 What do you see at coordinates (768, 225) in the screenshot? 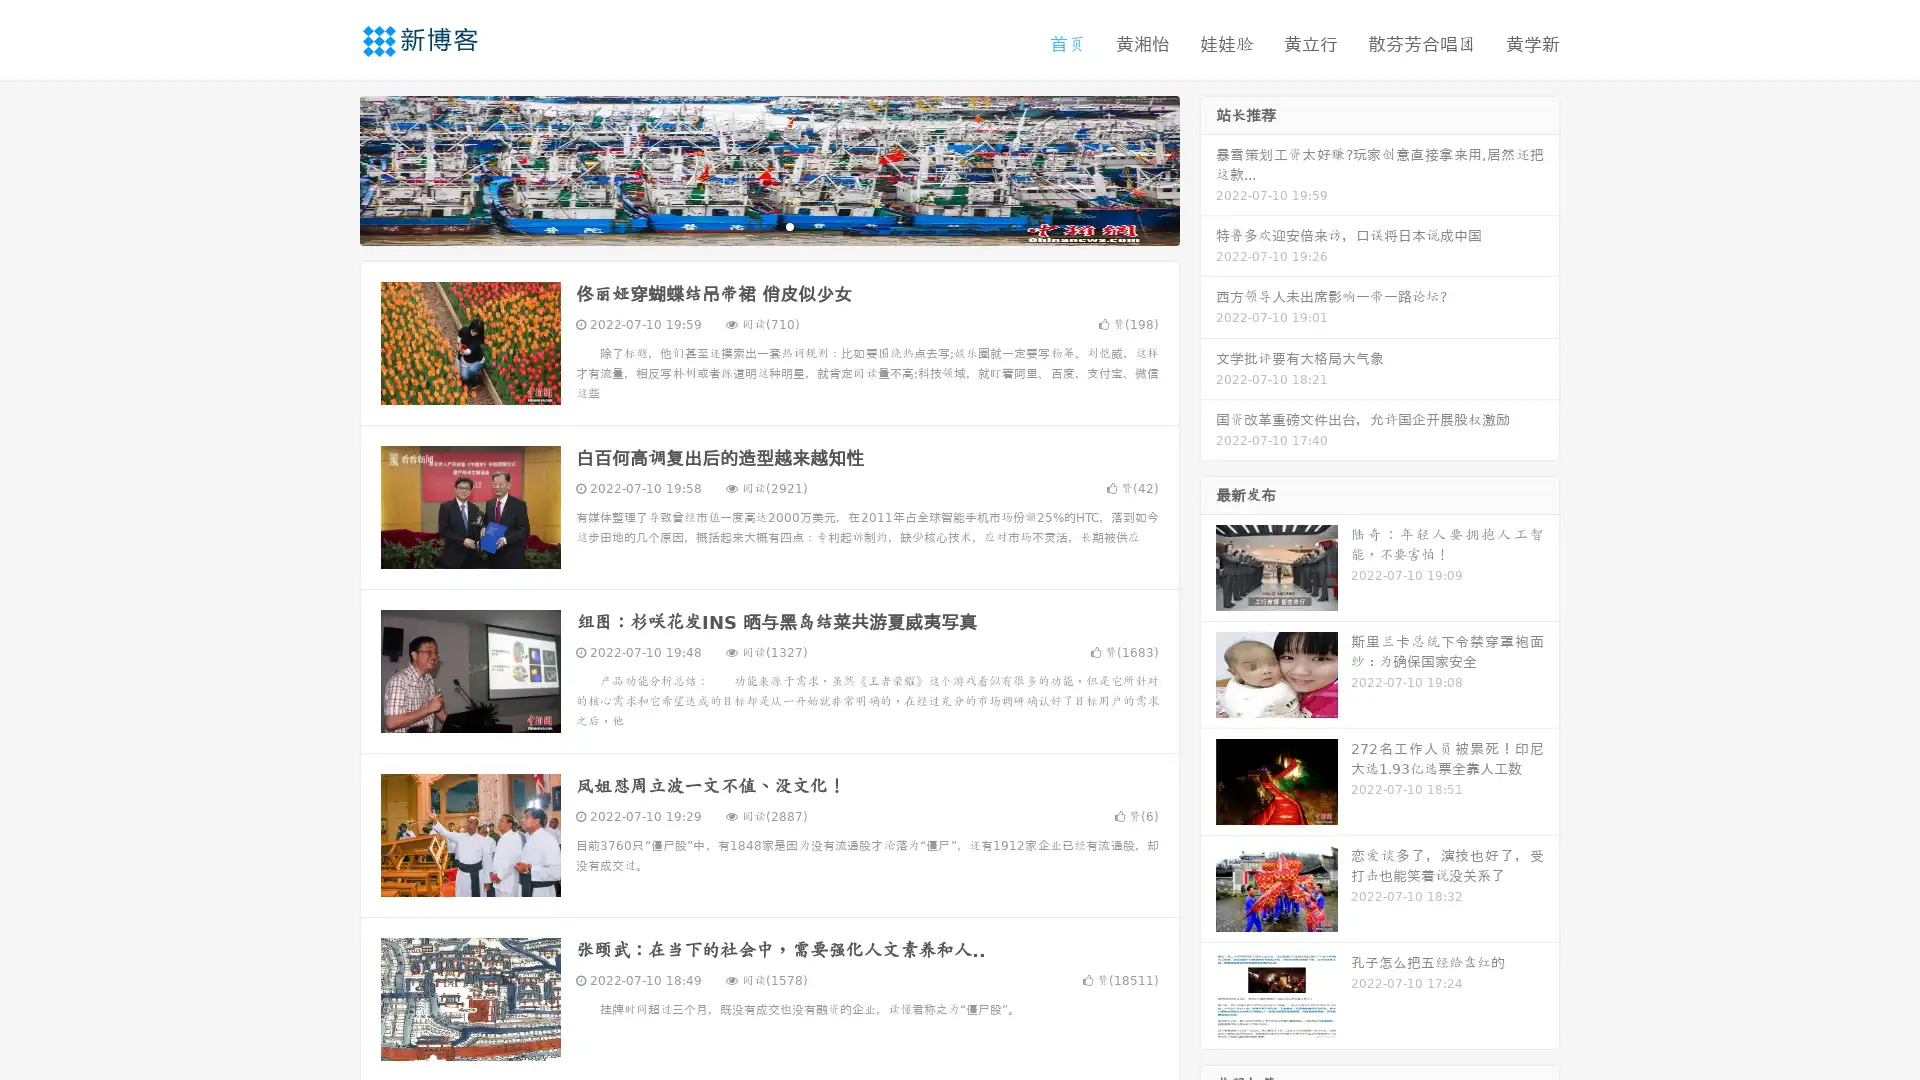
I see `Go to slide 2` at bounding box center [768, 225].